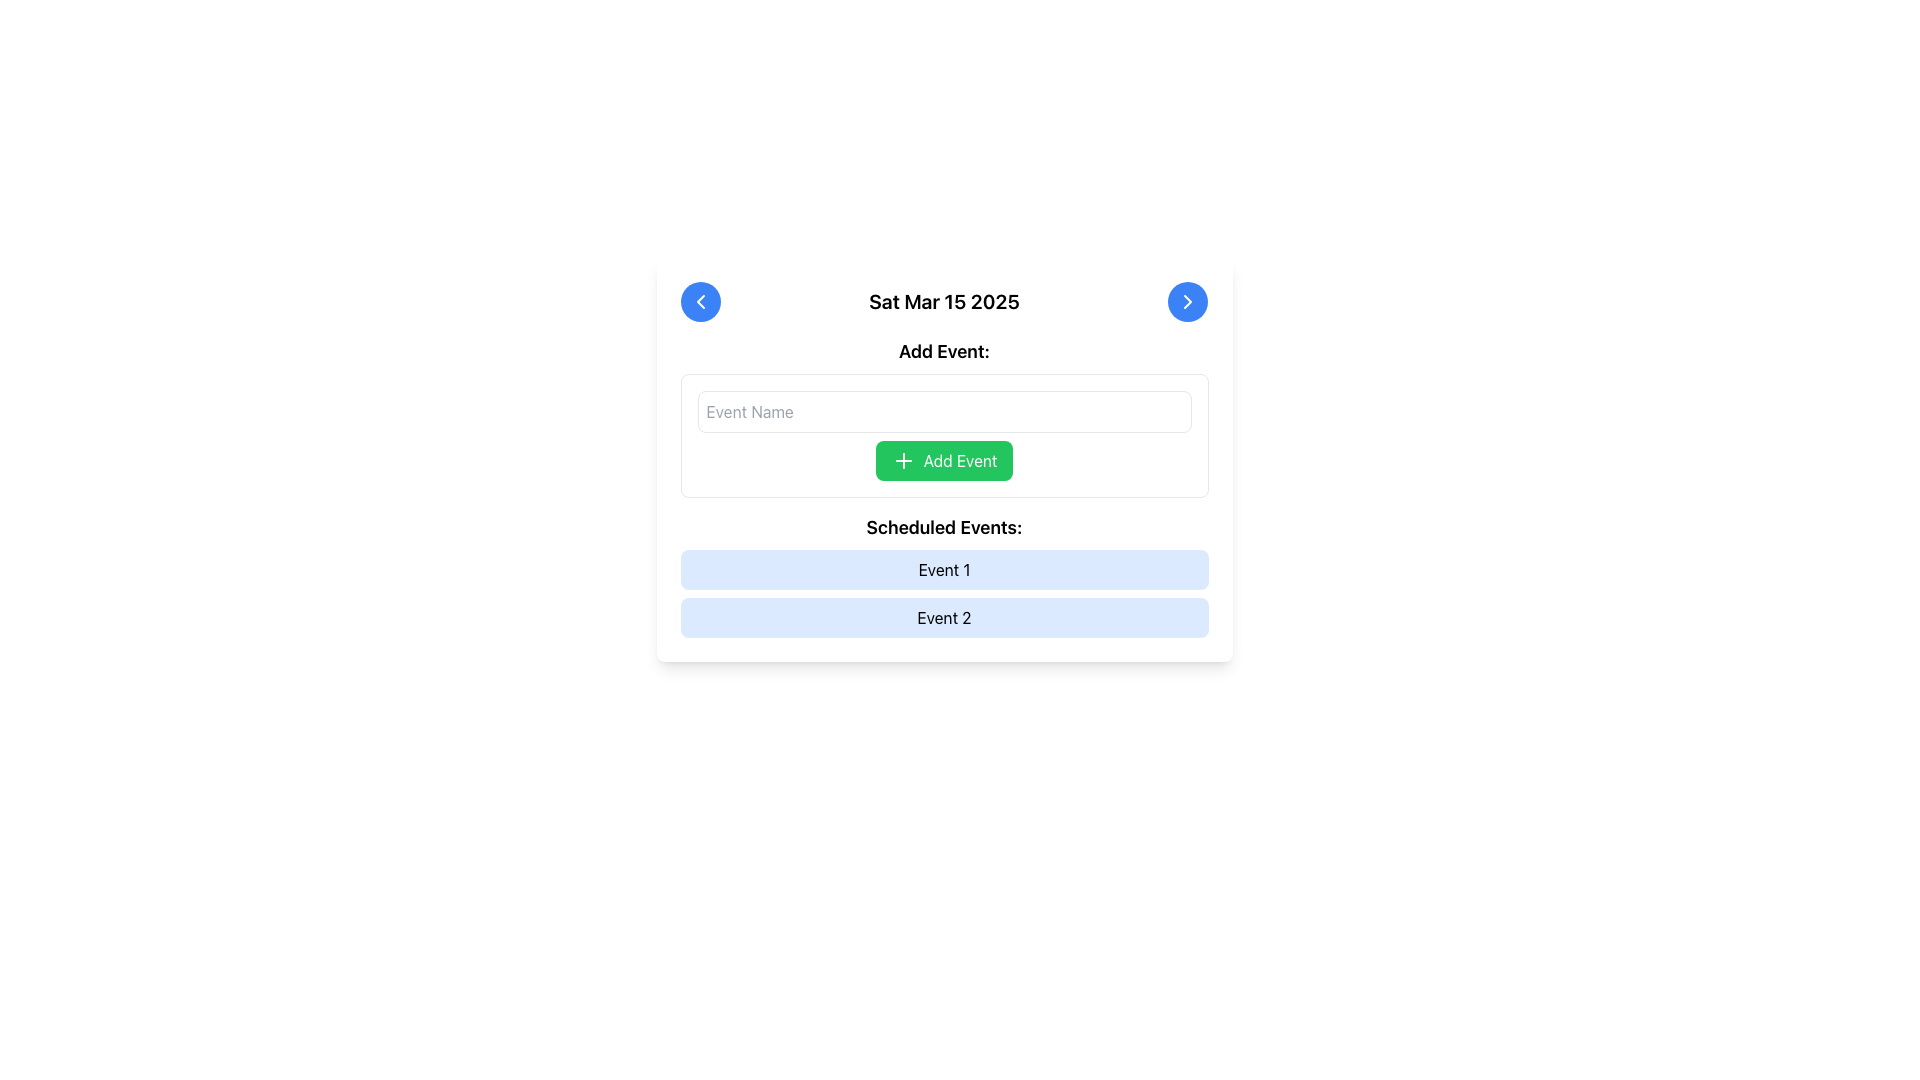 This screenshot has height=1080, width=1920. I want to click on text content of the heading that states 'Scheduled Events:' which is prominently styled and positioned above the event listings, so click(943, 527).